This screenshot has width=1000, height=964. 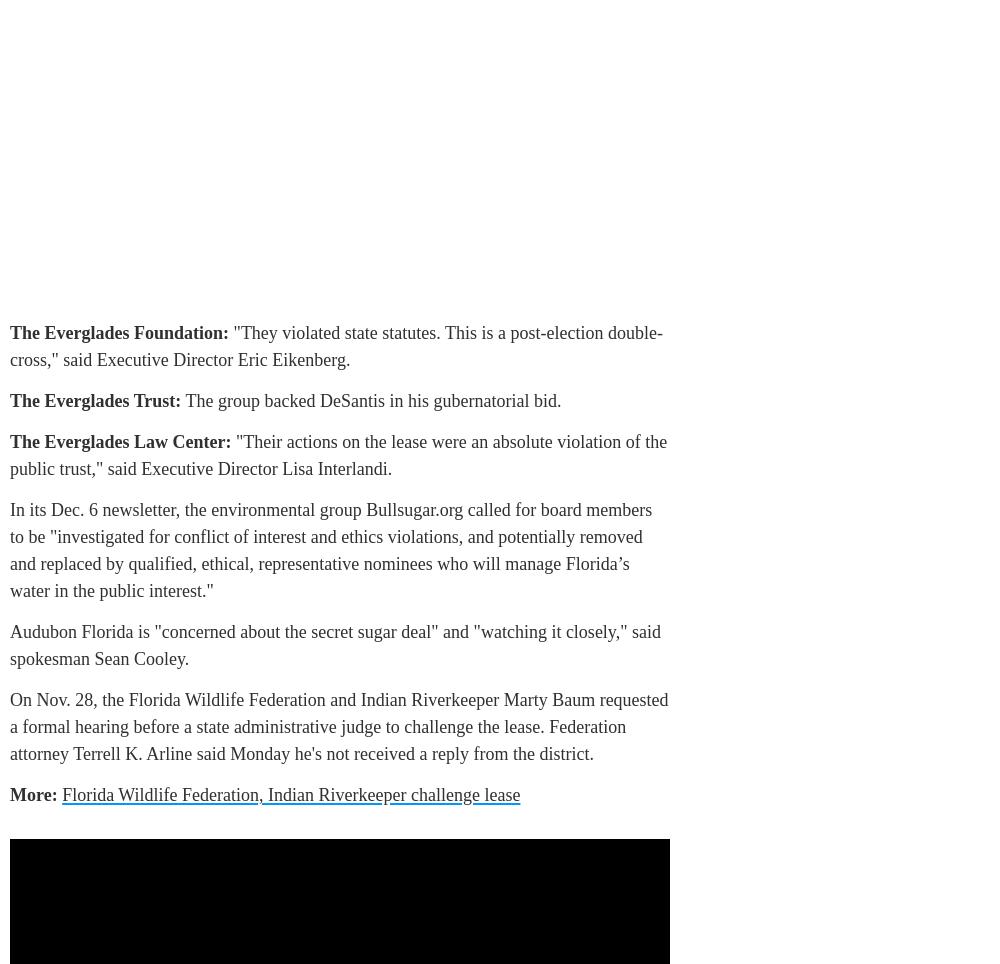 I want to click on '"Their actions on the lease were an absolute violation of the public trust," said Executive Director Lisa Interlandi.', so click(x=337, y=455).